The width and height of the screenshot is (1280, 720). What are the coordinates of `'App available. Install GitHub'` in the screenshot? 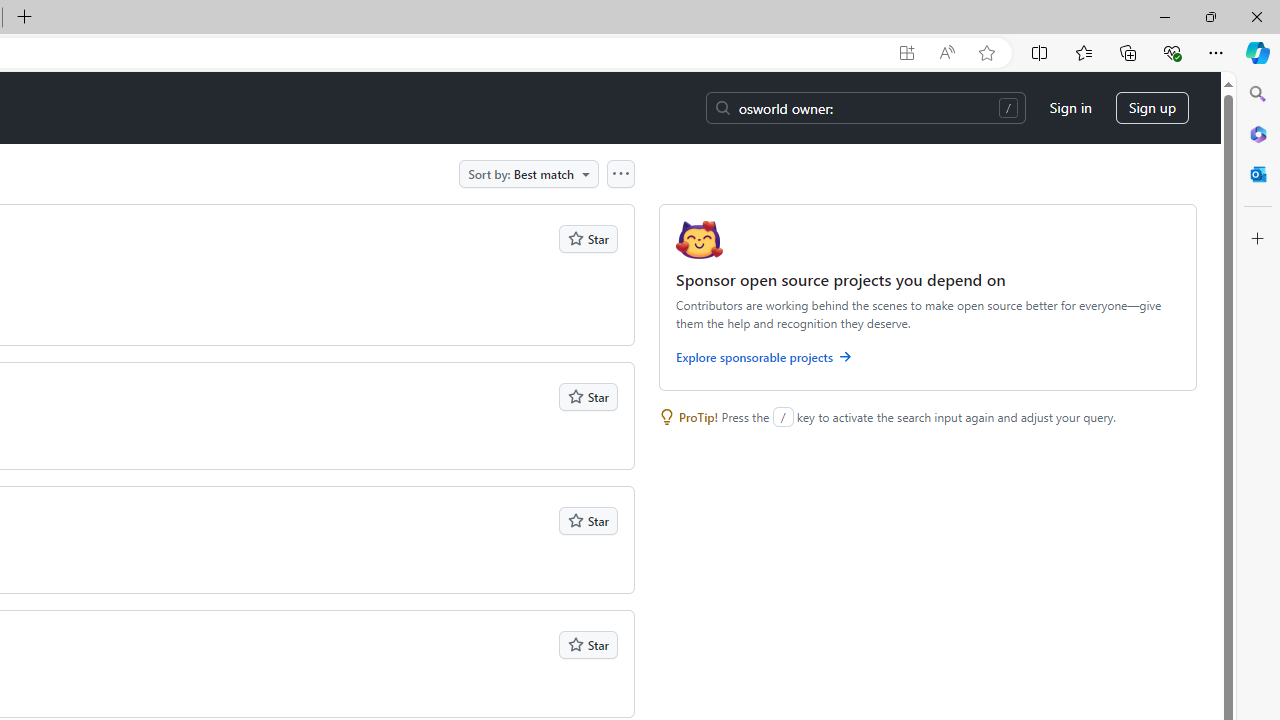 It's located at (905, 52).